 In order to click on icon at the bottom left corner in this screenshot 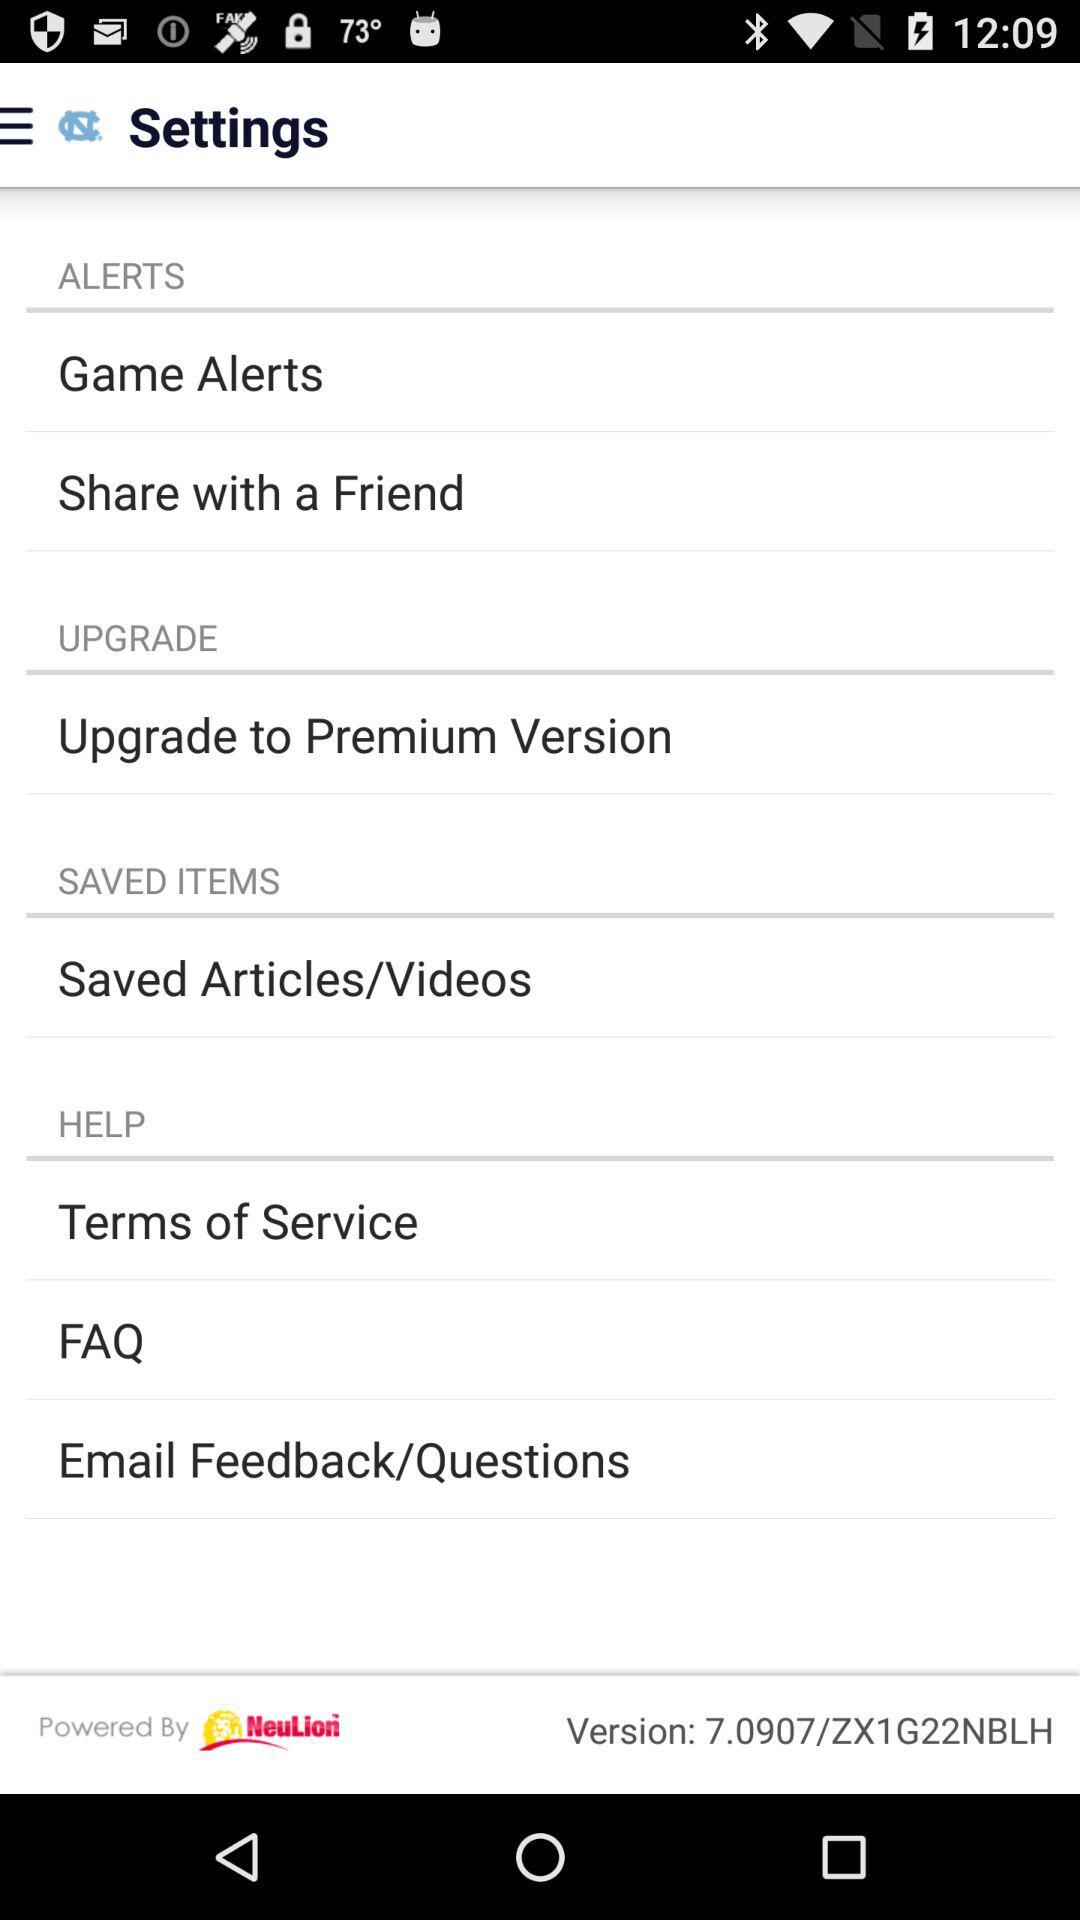, I will do `click(189, 1729)`.